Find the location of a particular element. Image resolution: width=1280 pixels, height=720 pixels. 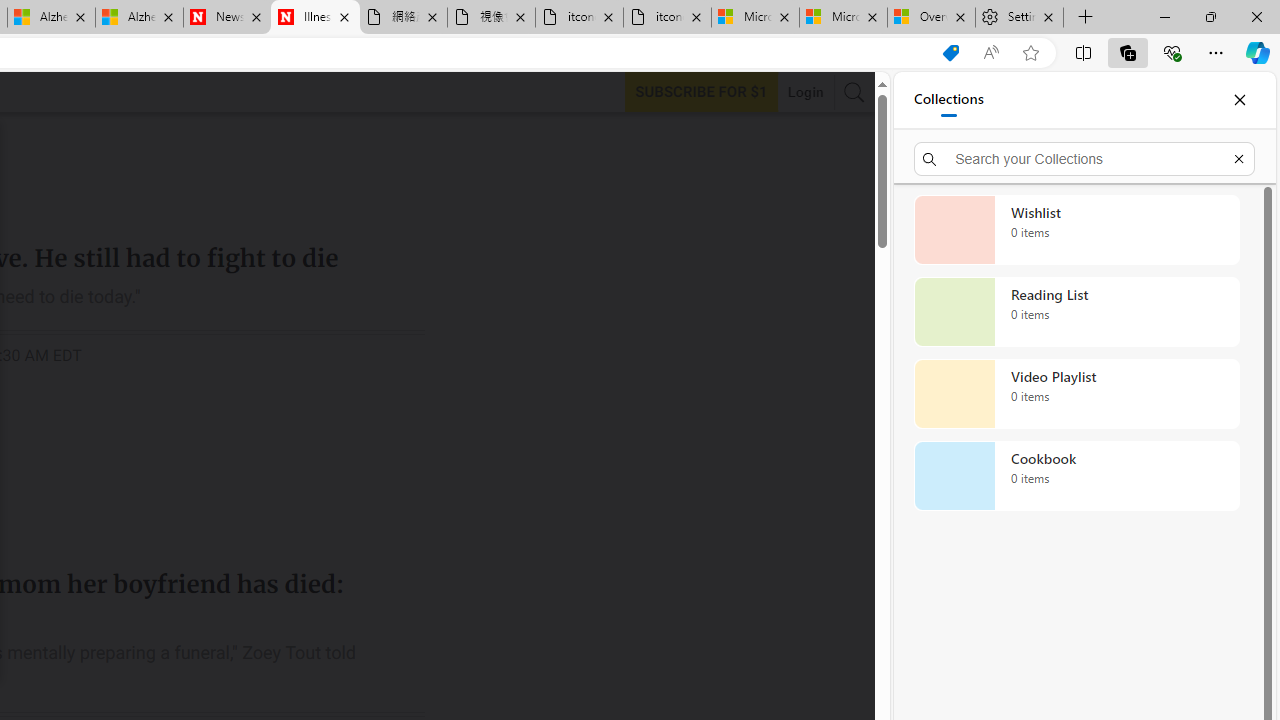

'Search your Collections' is located at coordinates (1083, 158).